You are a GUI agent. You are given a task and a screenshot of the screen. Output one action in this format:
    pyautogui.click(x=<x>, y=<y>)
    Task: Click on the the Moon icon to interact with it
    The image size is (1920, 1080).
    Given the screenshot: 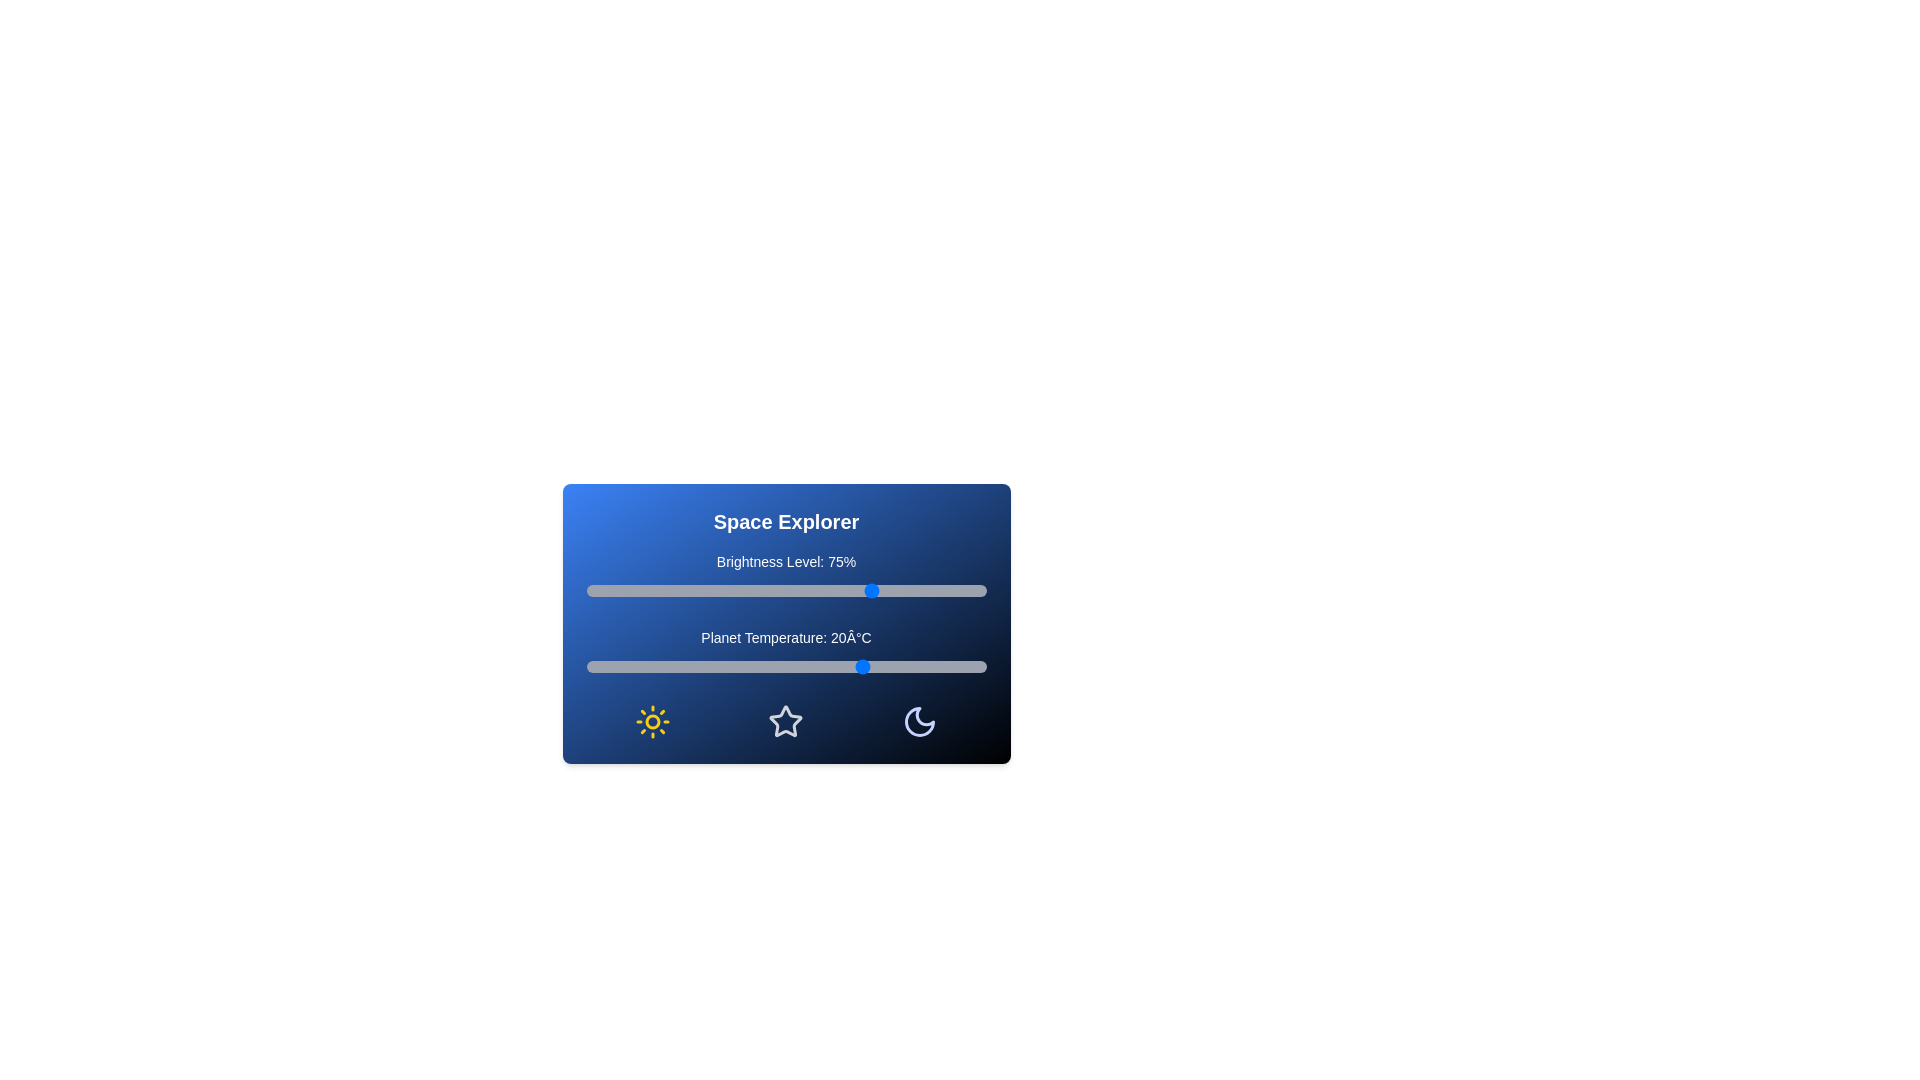 What is the action you would take?
    pyautogui.click(x=917, y=721)
    